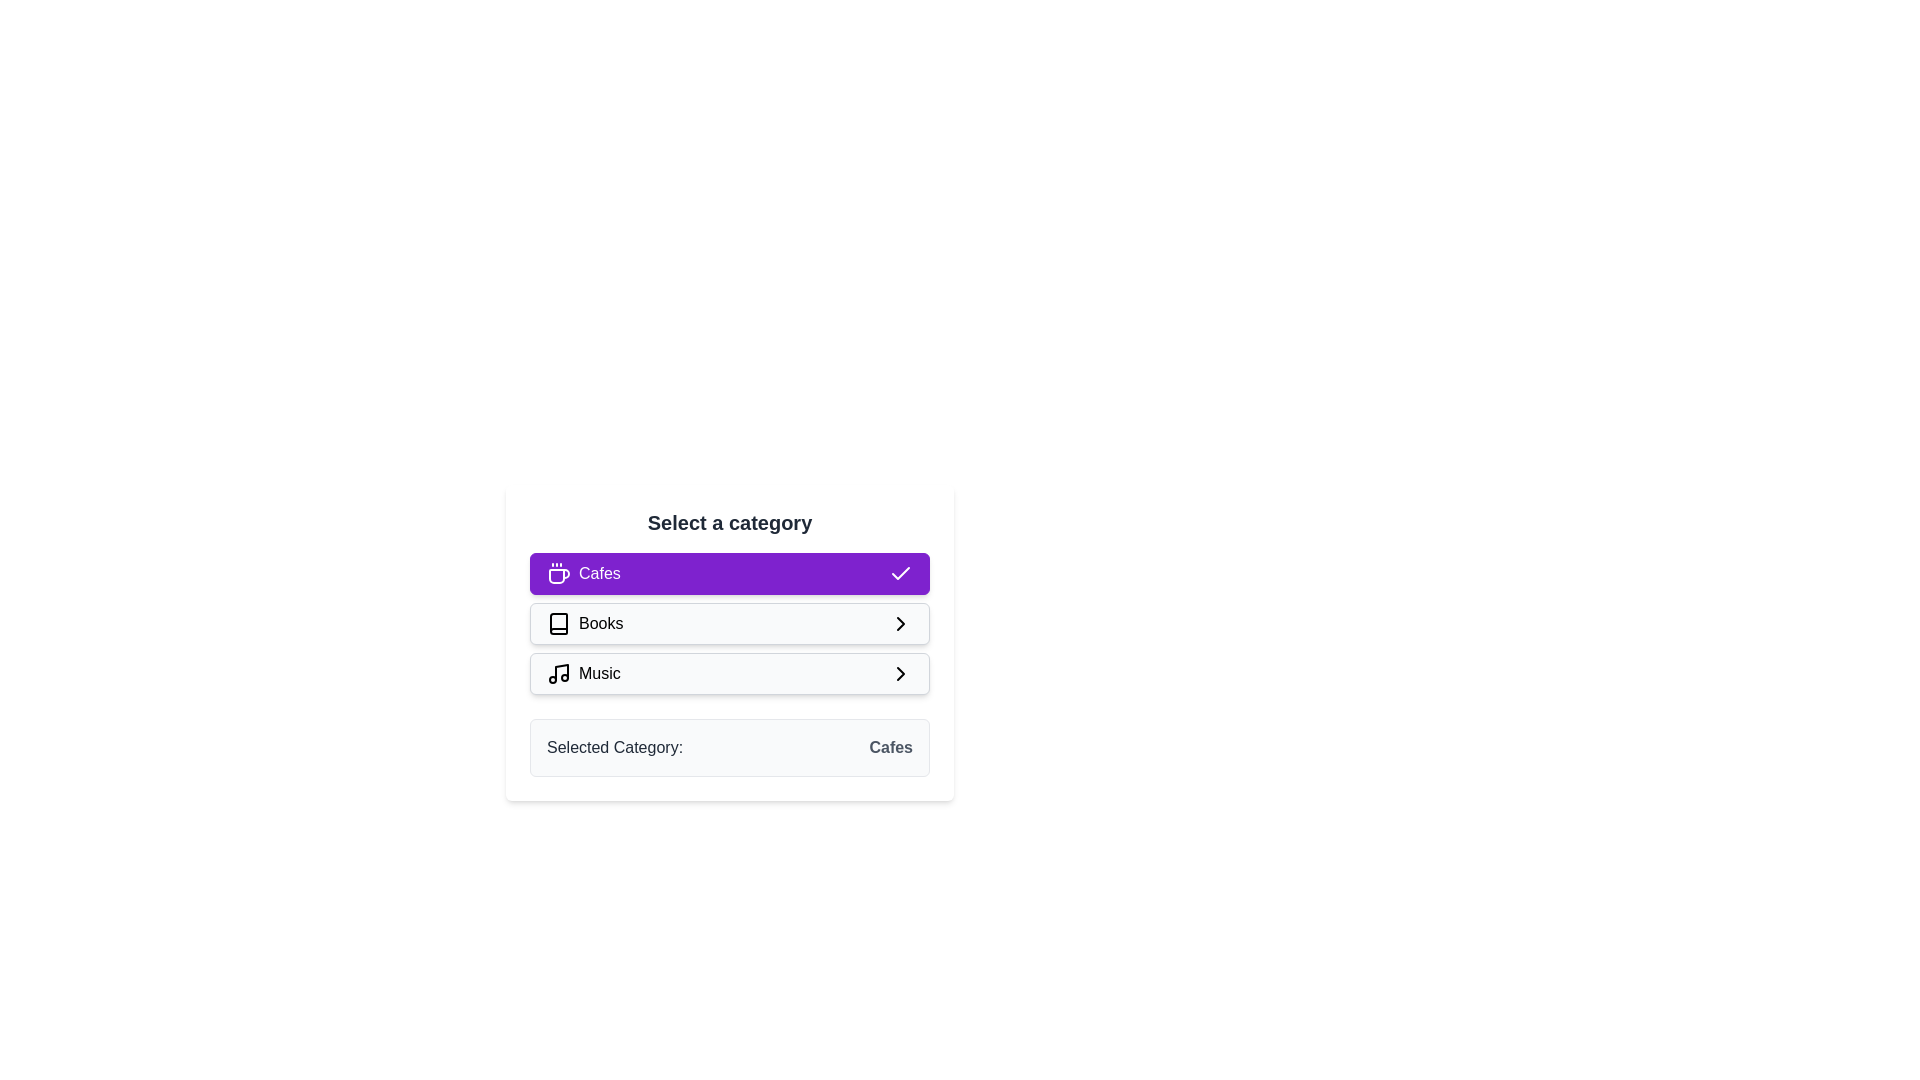 The height and width of the screenshot is (1080, 1920). What do you see at coordinates (582, 674) in the screenshot?
I see `the third item in the 'Select a category' menu` at bounding box center [582, 674].